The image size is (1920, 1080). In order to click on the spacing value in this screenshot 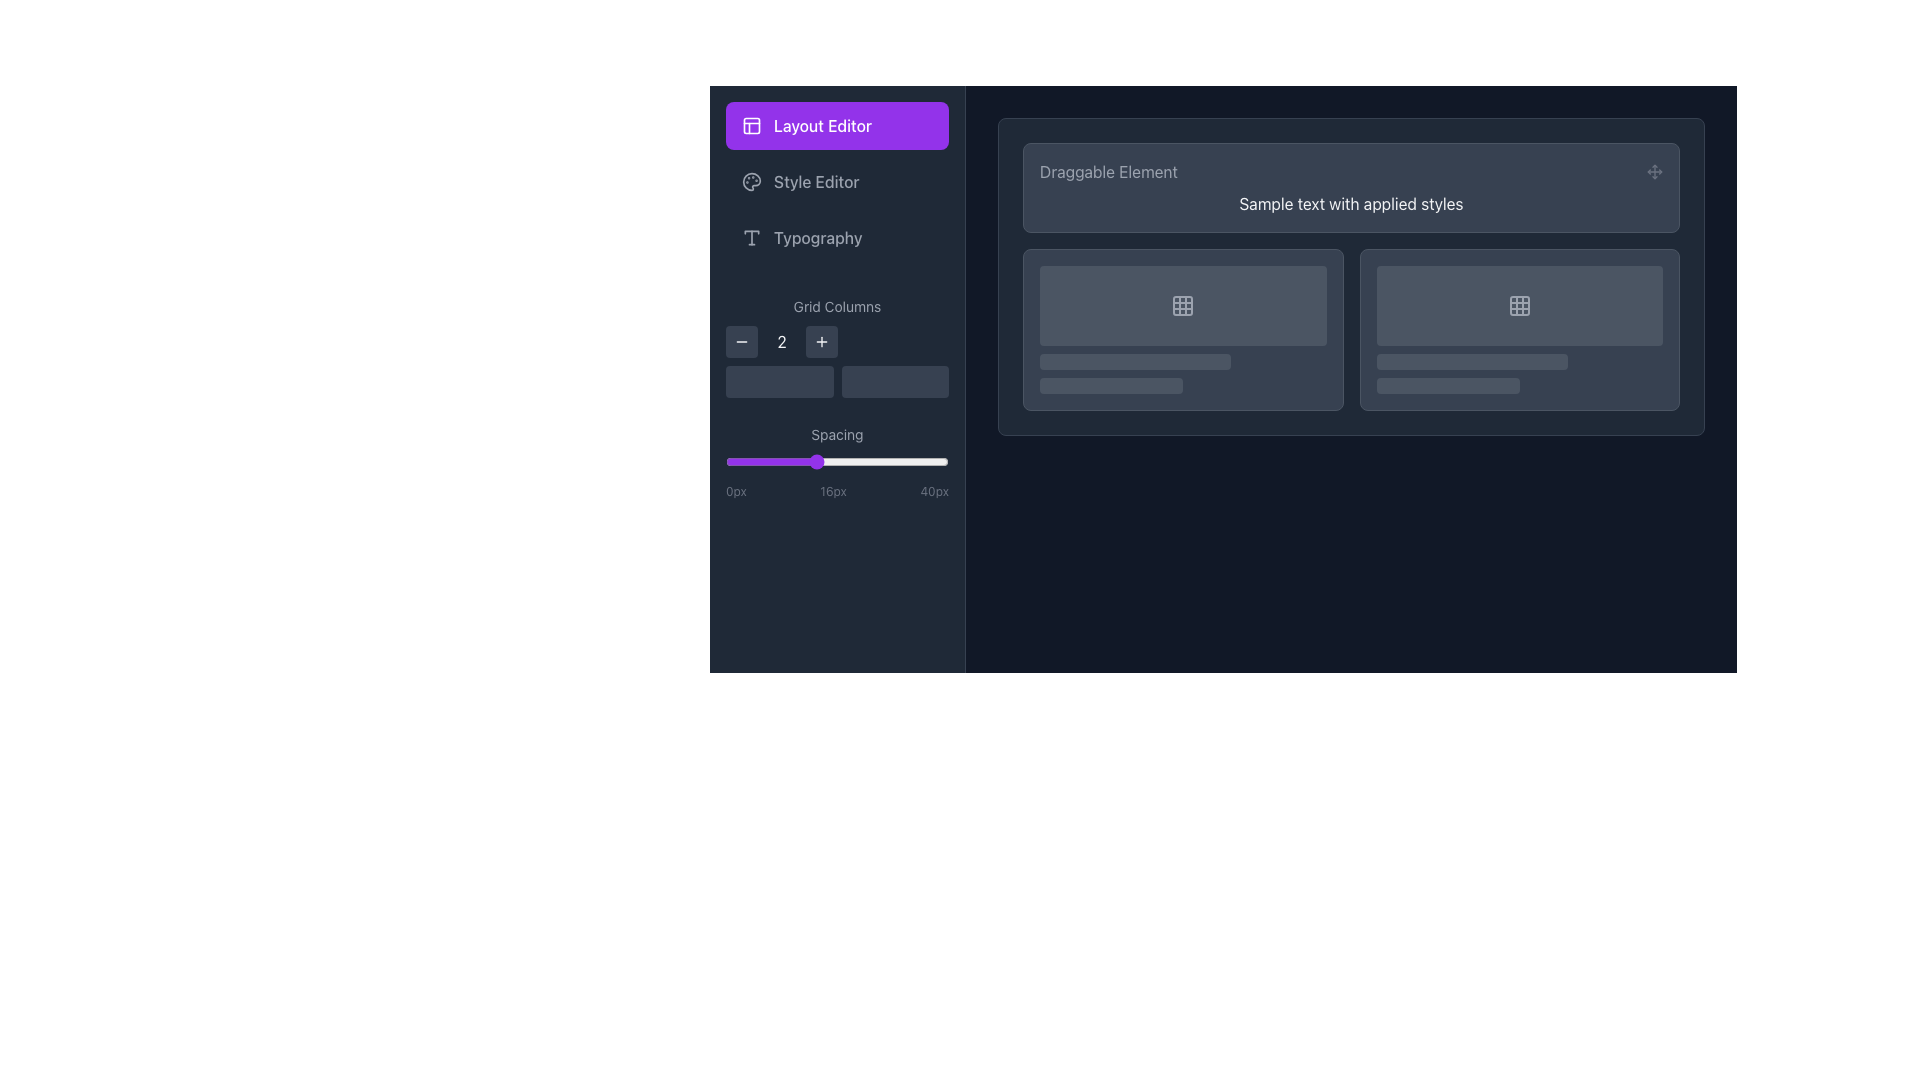, I will do `click(752, 462)`.